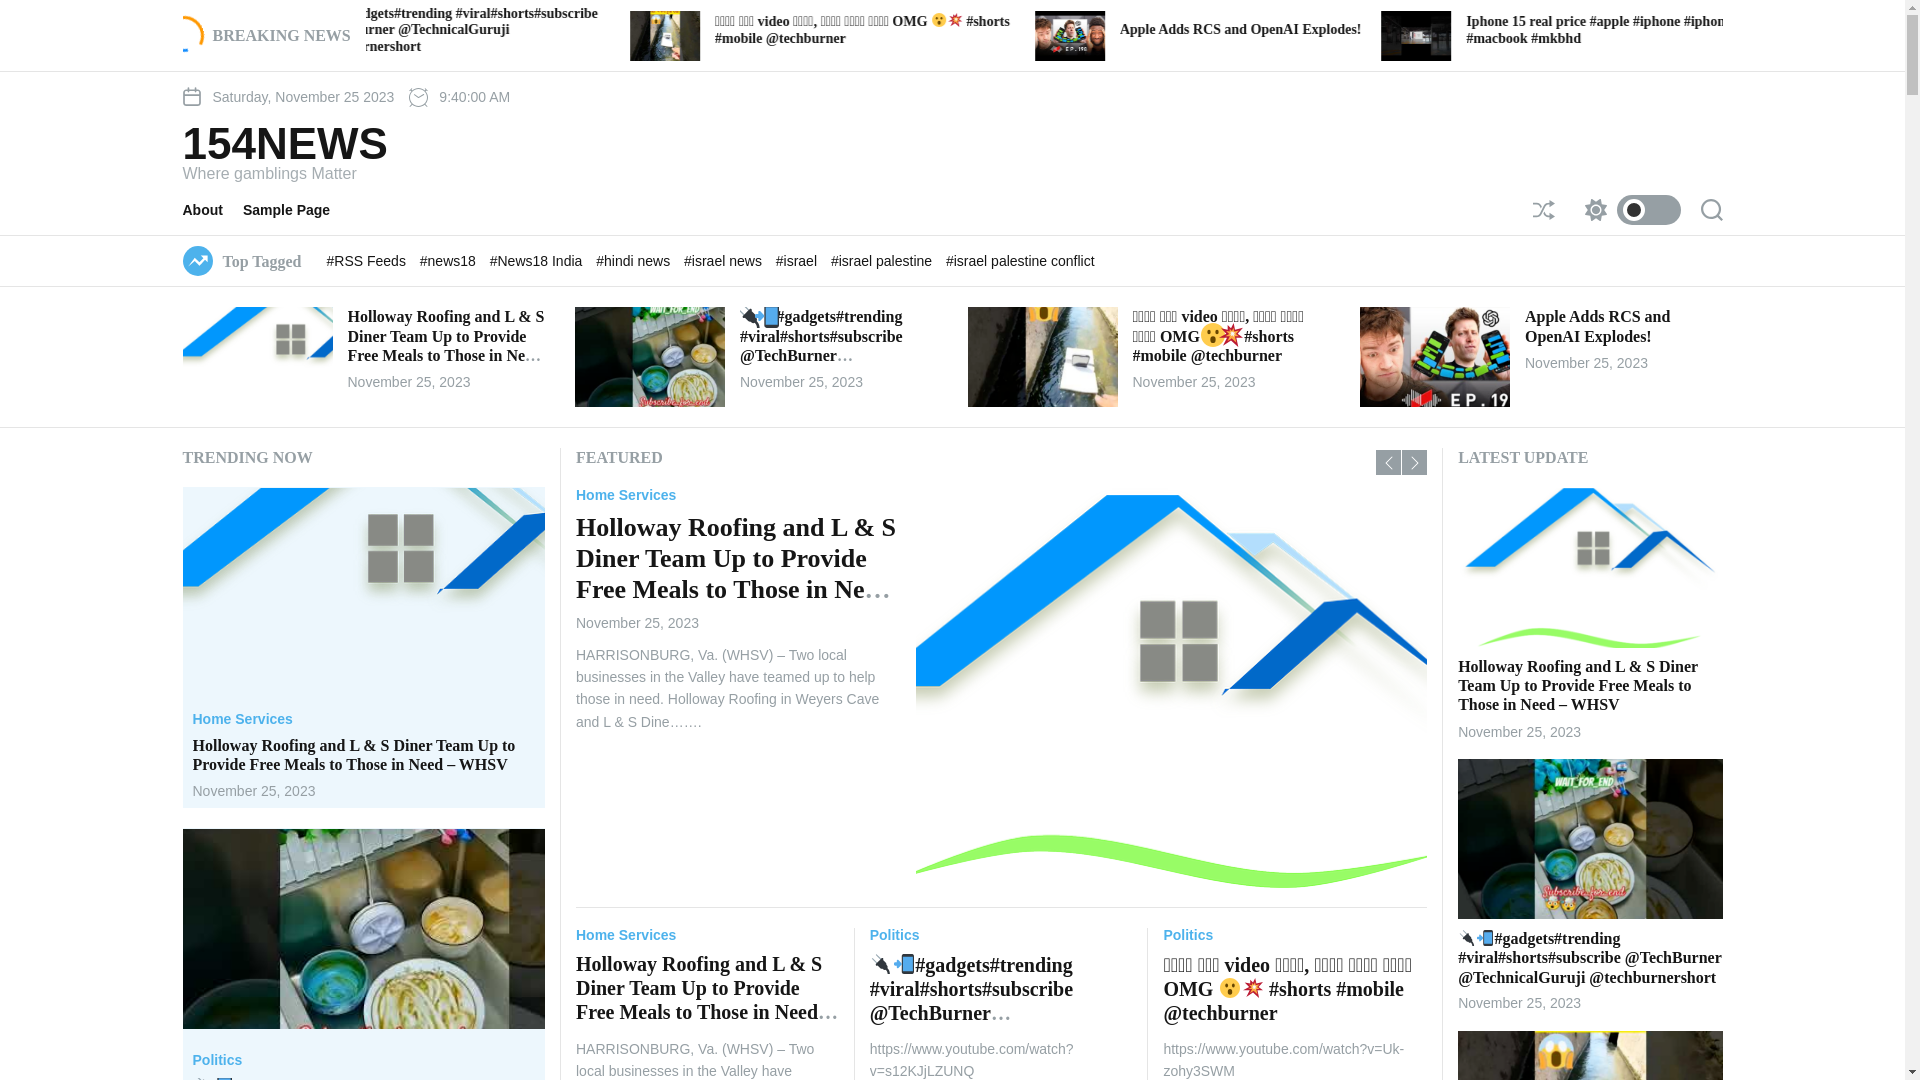 The width and height of the screenshot is (1920, 1080). I want to click on '#News18 India', so click(538, 260).